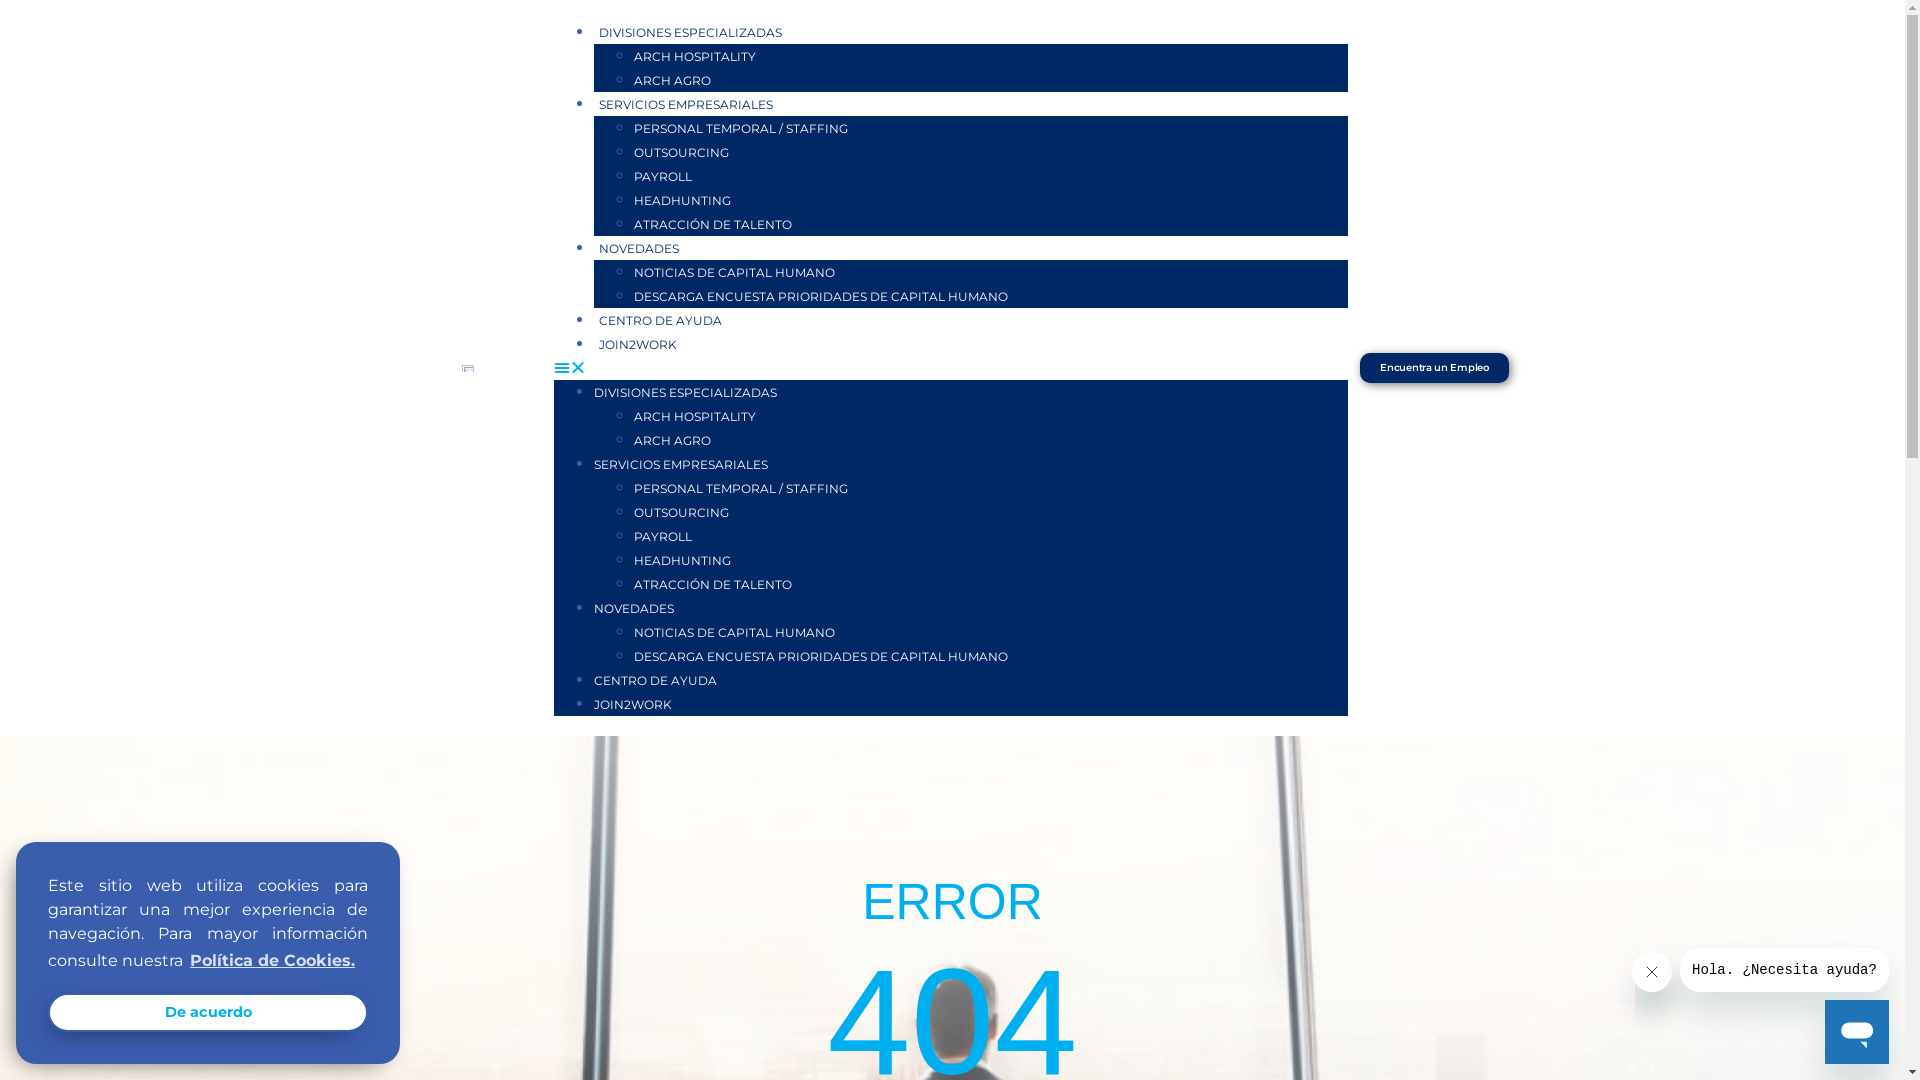  Describe the element at coordinates (681, 151) in the screenshot. I see `'OUTSOURCING'` at that location.